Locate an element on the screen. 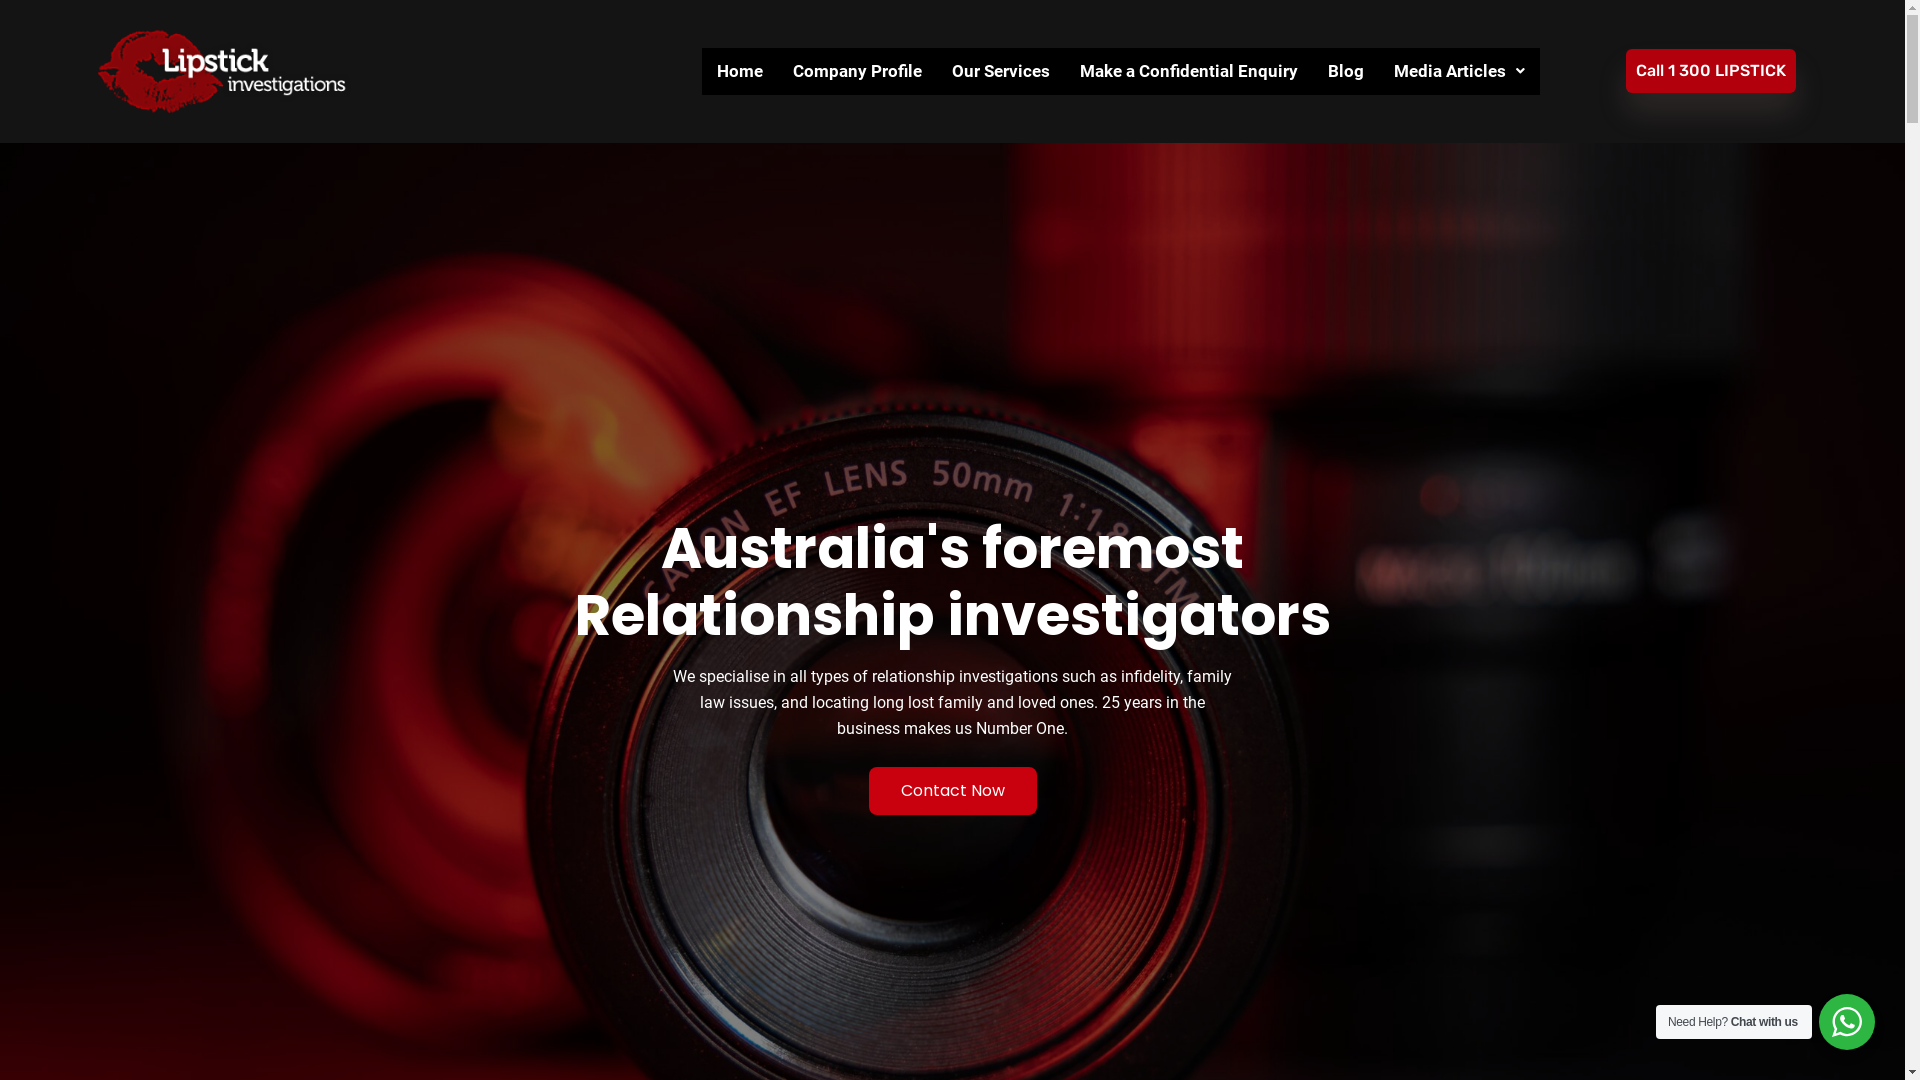  'Make a Confidential Enquiry' is located at coordinates (1189, 70).